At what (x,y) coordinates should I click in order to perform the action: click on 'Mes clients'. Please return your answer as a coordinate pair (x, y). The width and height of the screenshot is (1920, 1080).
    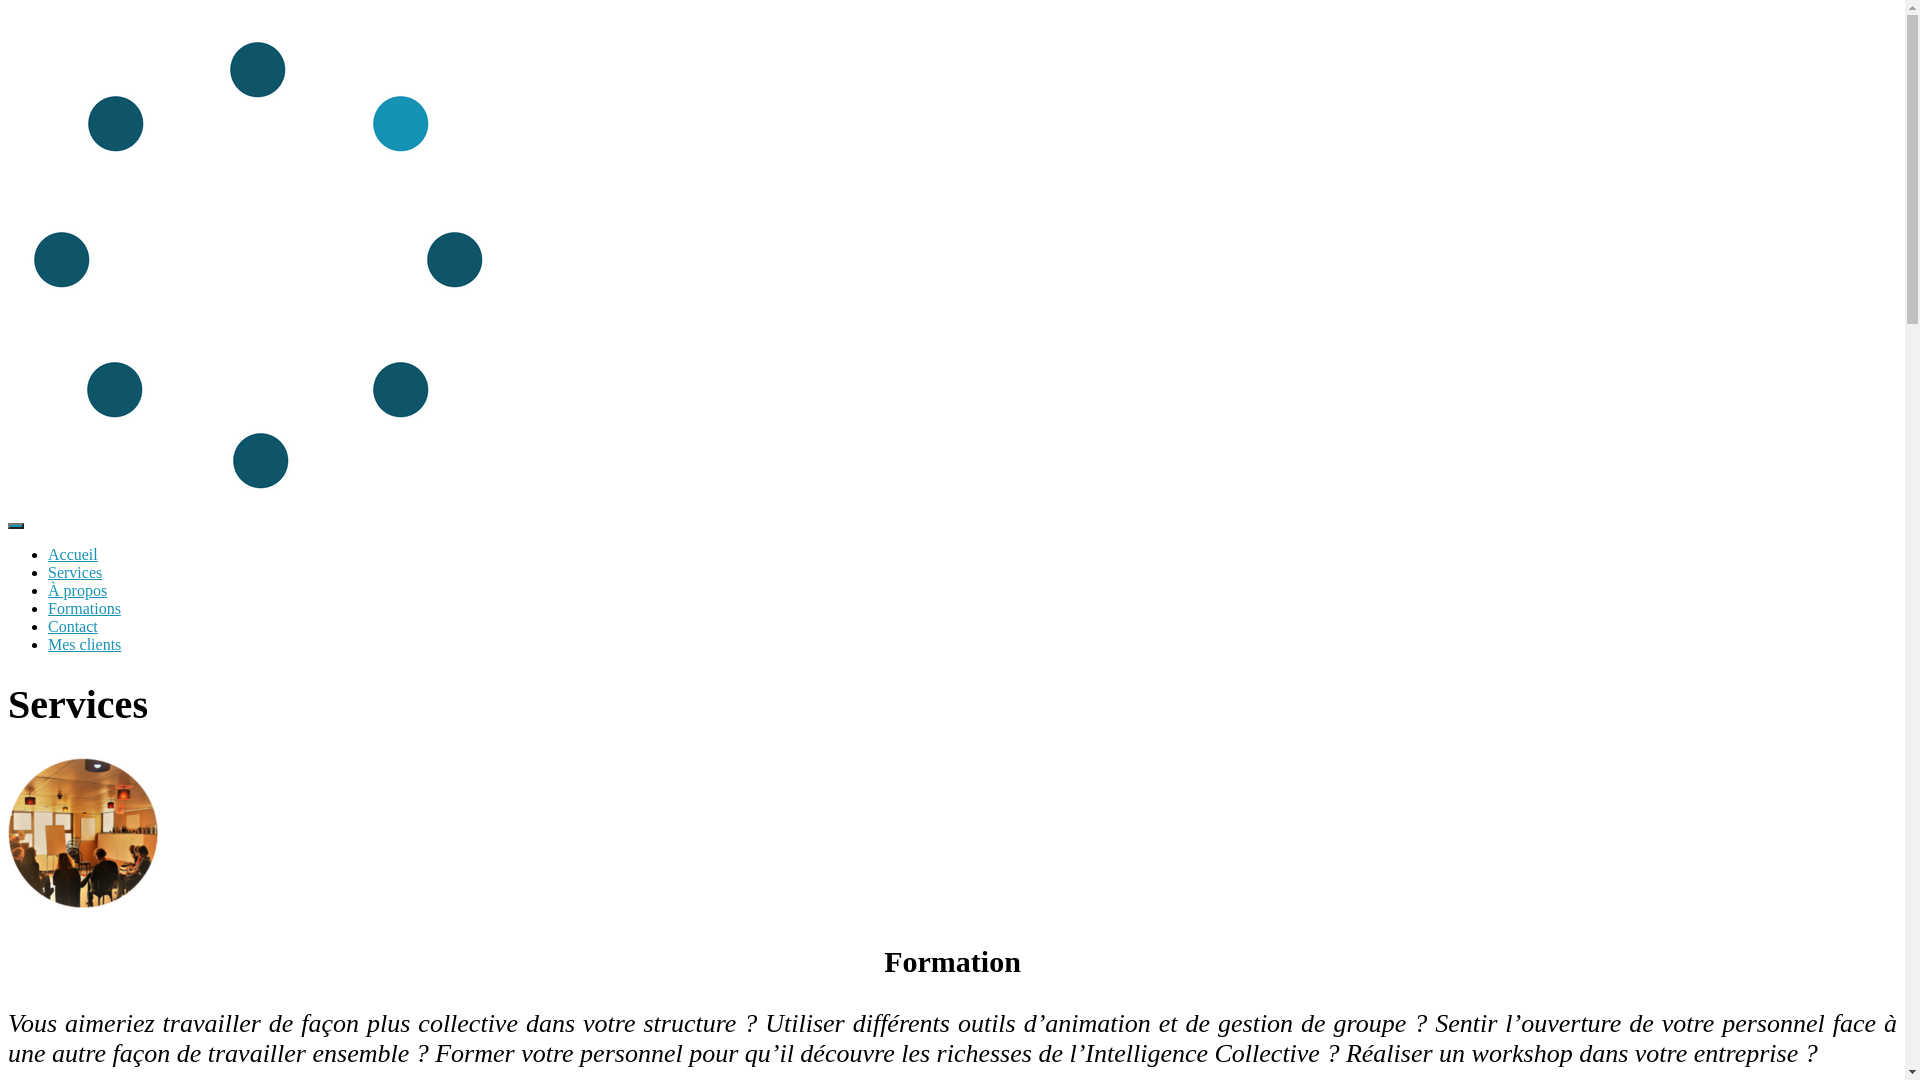
    Looking at the image, I should click on (83, 644).